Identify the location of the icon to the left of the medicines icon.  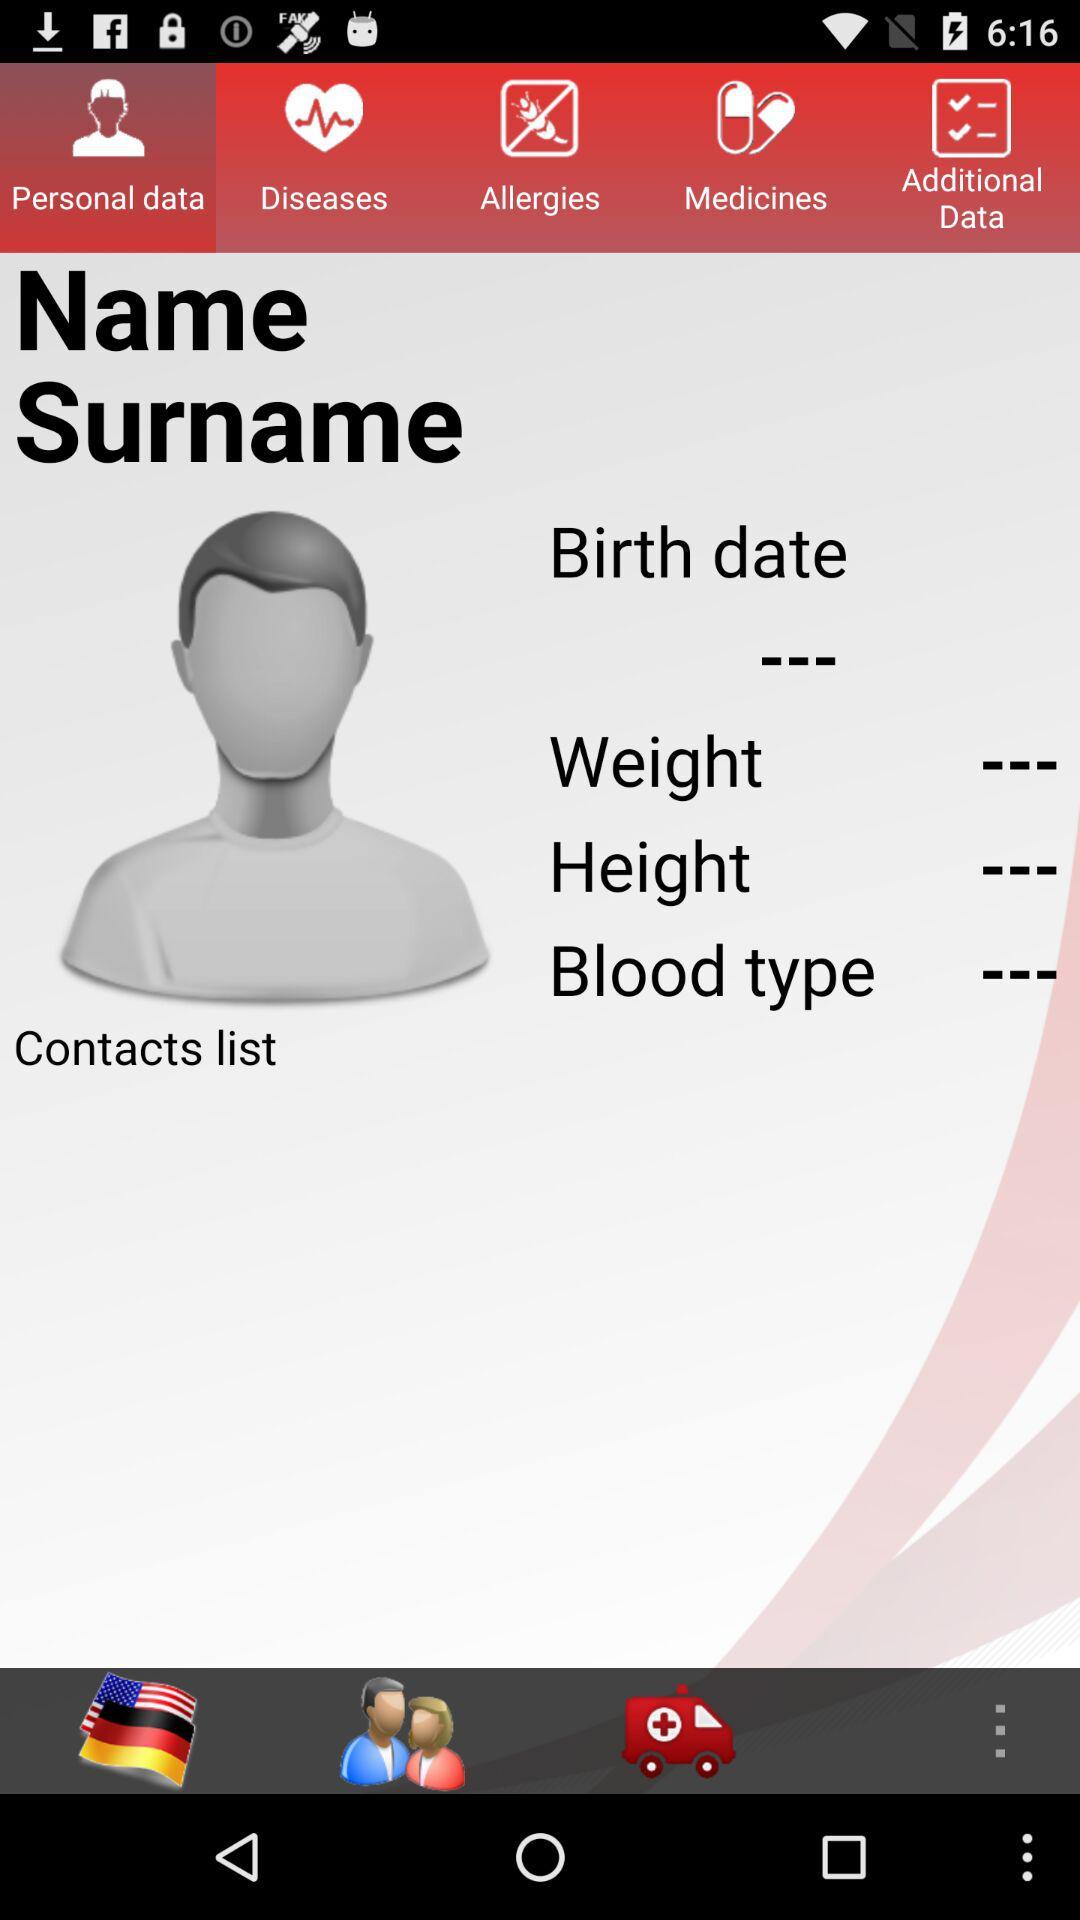
(540, 156).